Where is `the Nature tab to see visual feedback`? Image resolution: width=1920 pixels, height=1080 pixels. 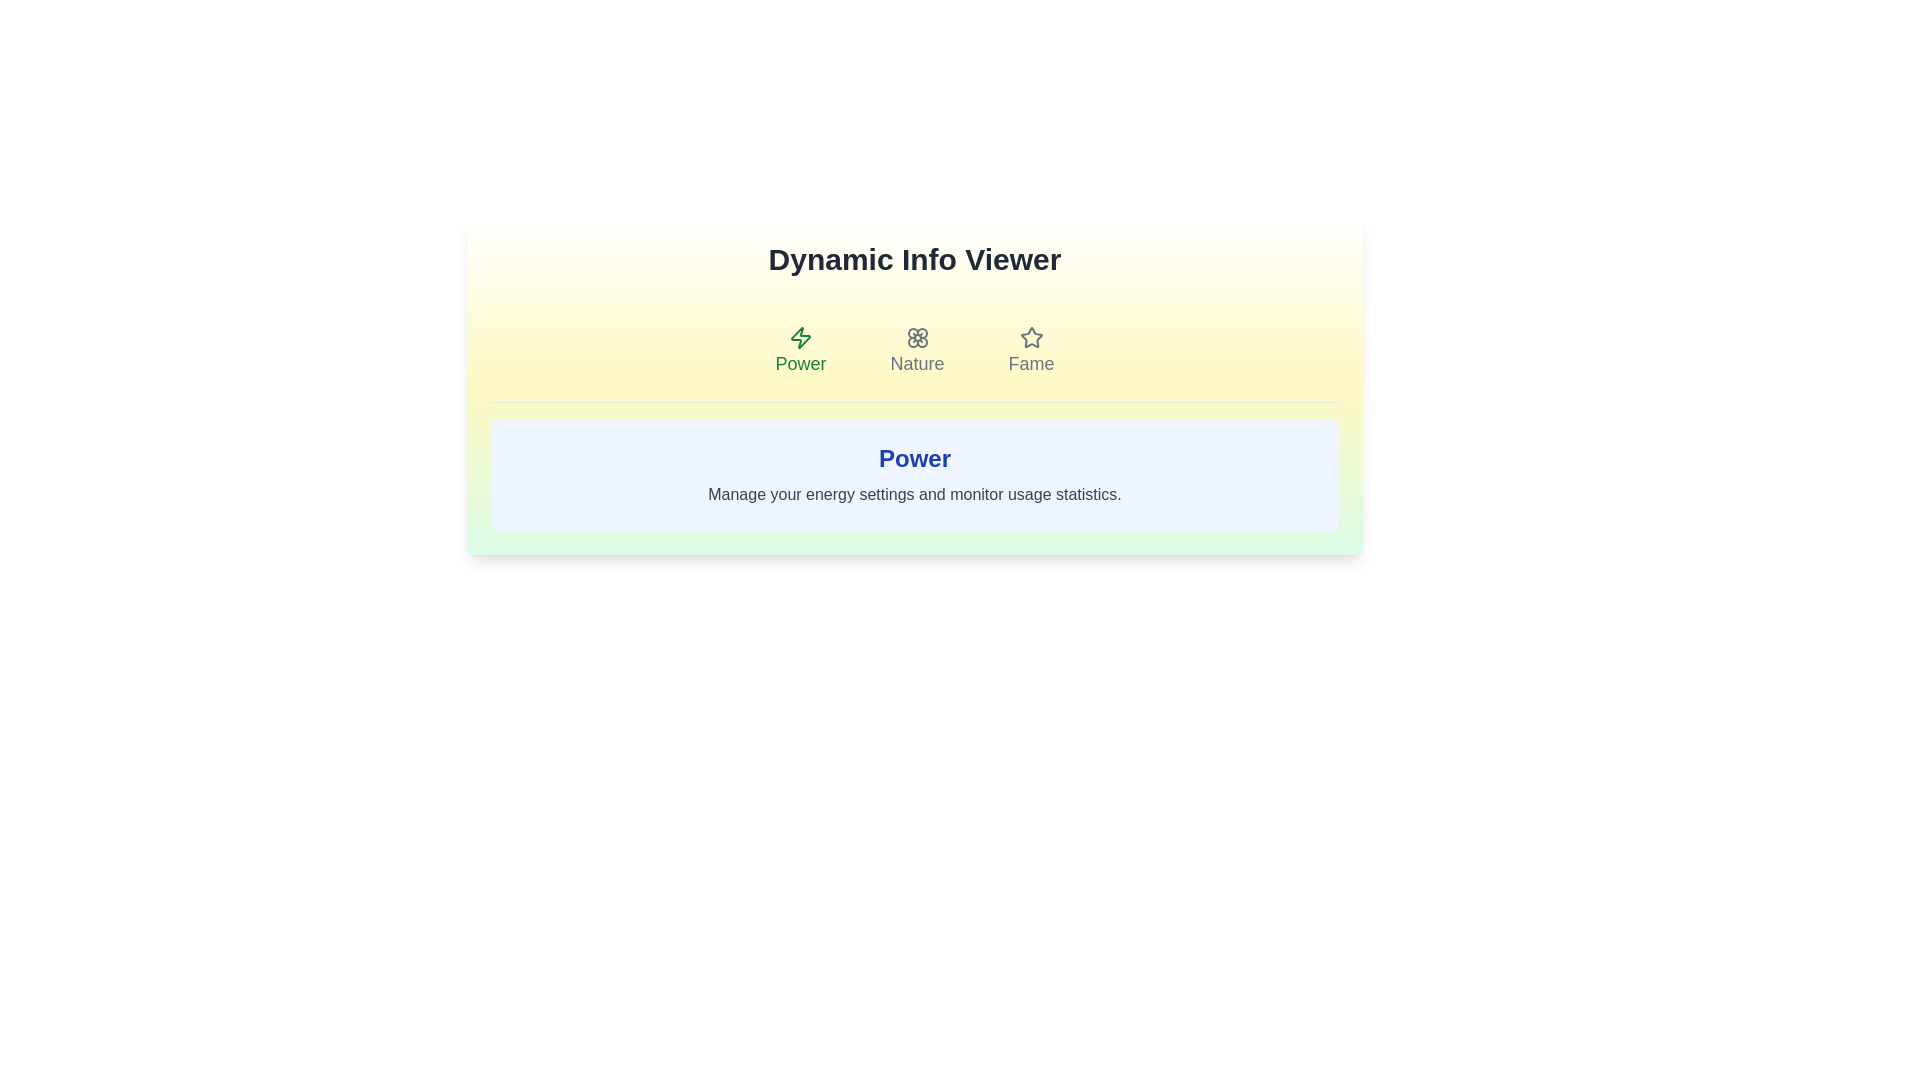
the Nature tab to see visual feedback is located at coordinates (915, 350).